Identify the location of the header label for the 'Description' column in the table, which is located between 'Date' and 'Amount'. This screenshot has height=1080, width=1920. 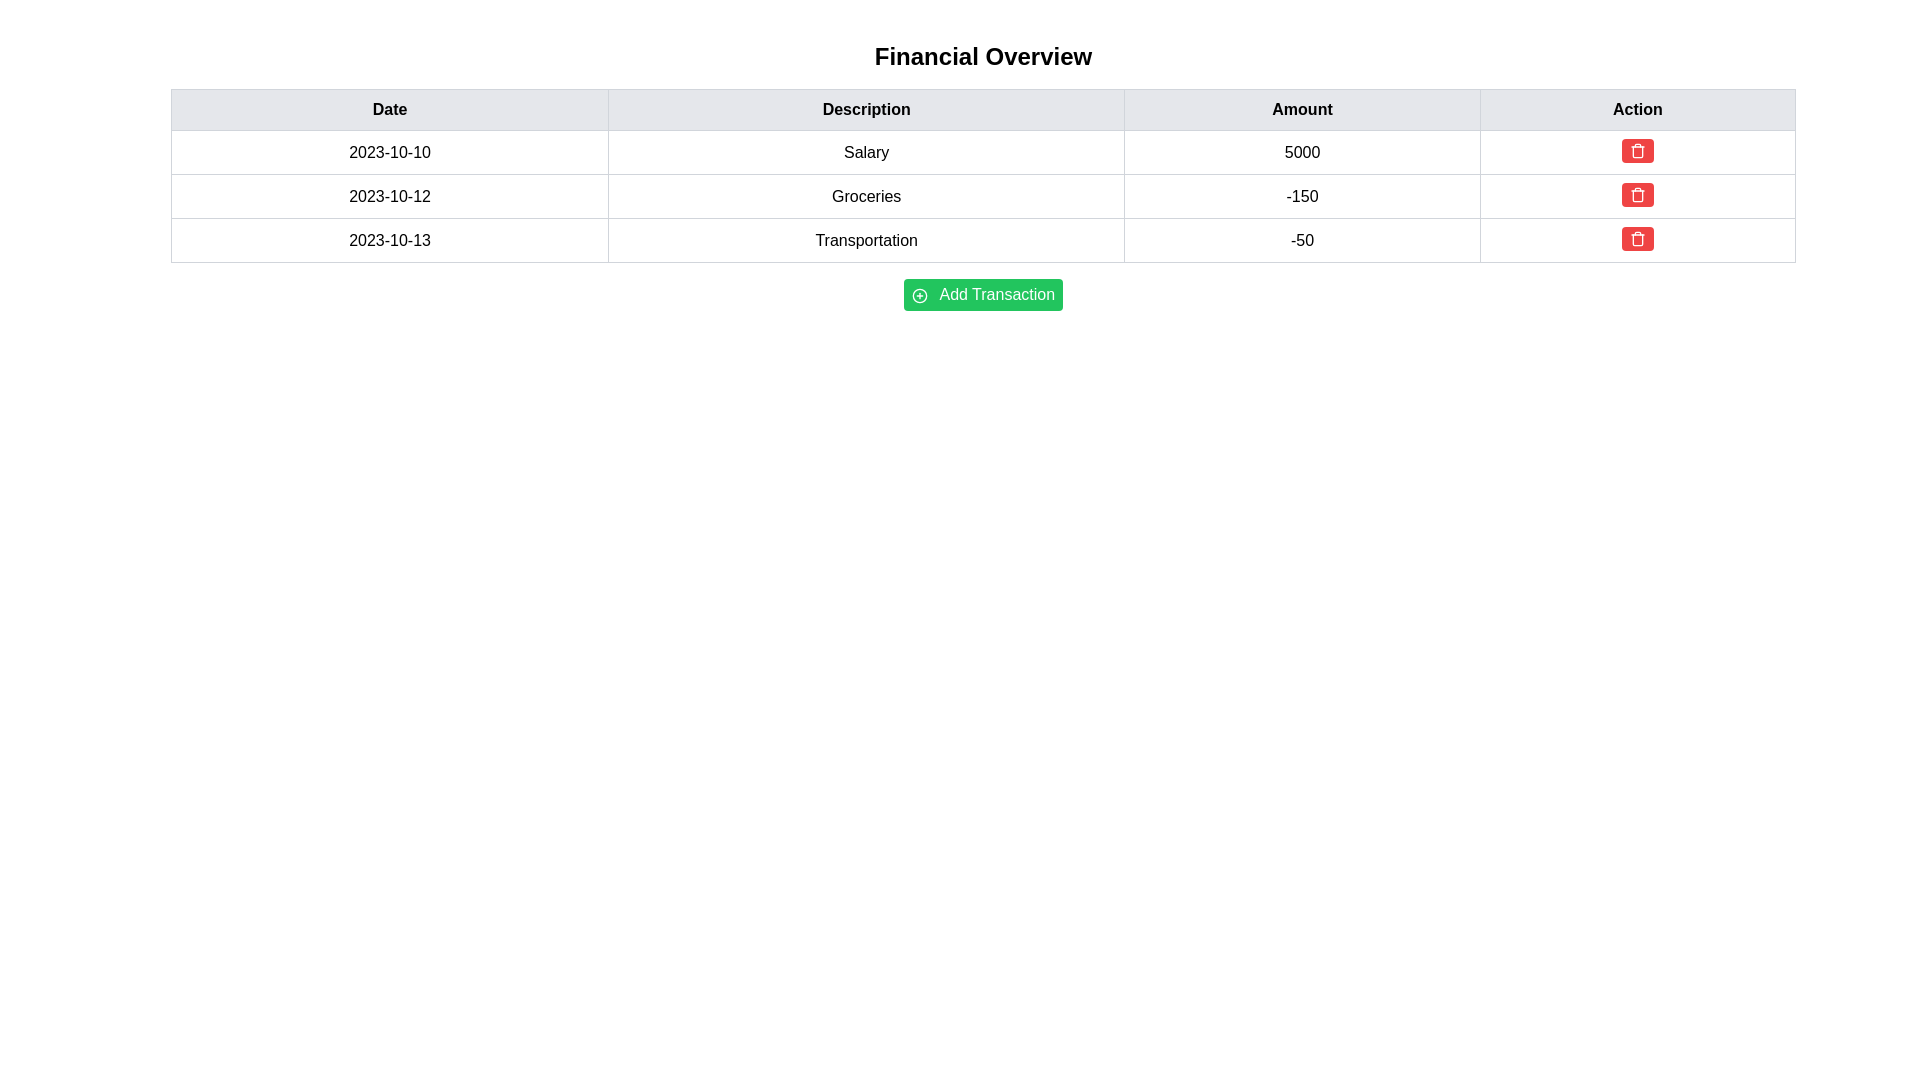
(866, 110).